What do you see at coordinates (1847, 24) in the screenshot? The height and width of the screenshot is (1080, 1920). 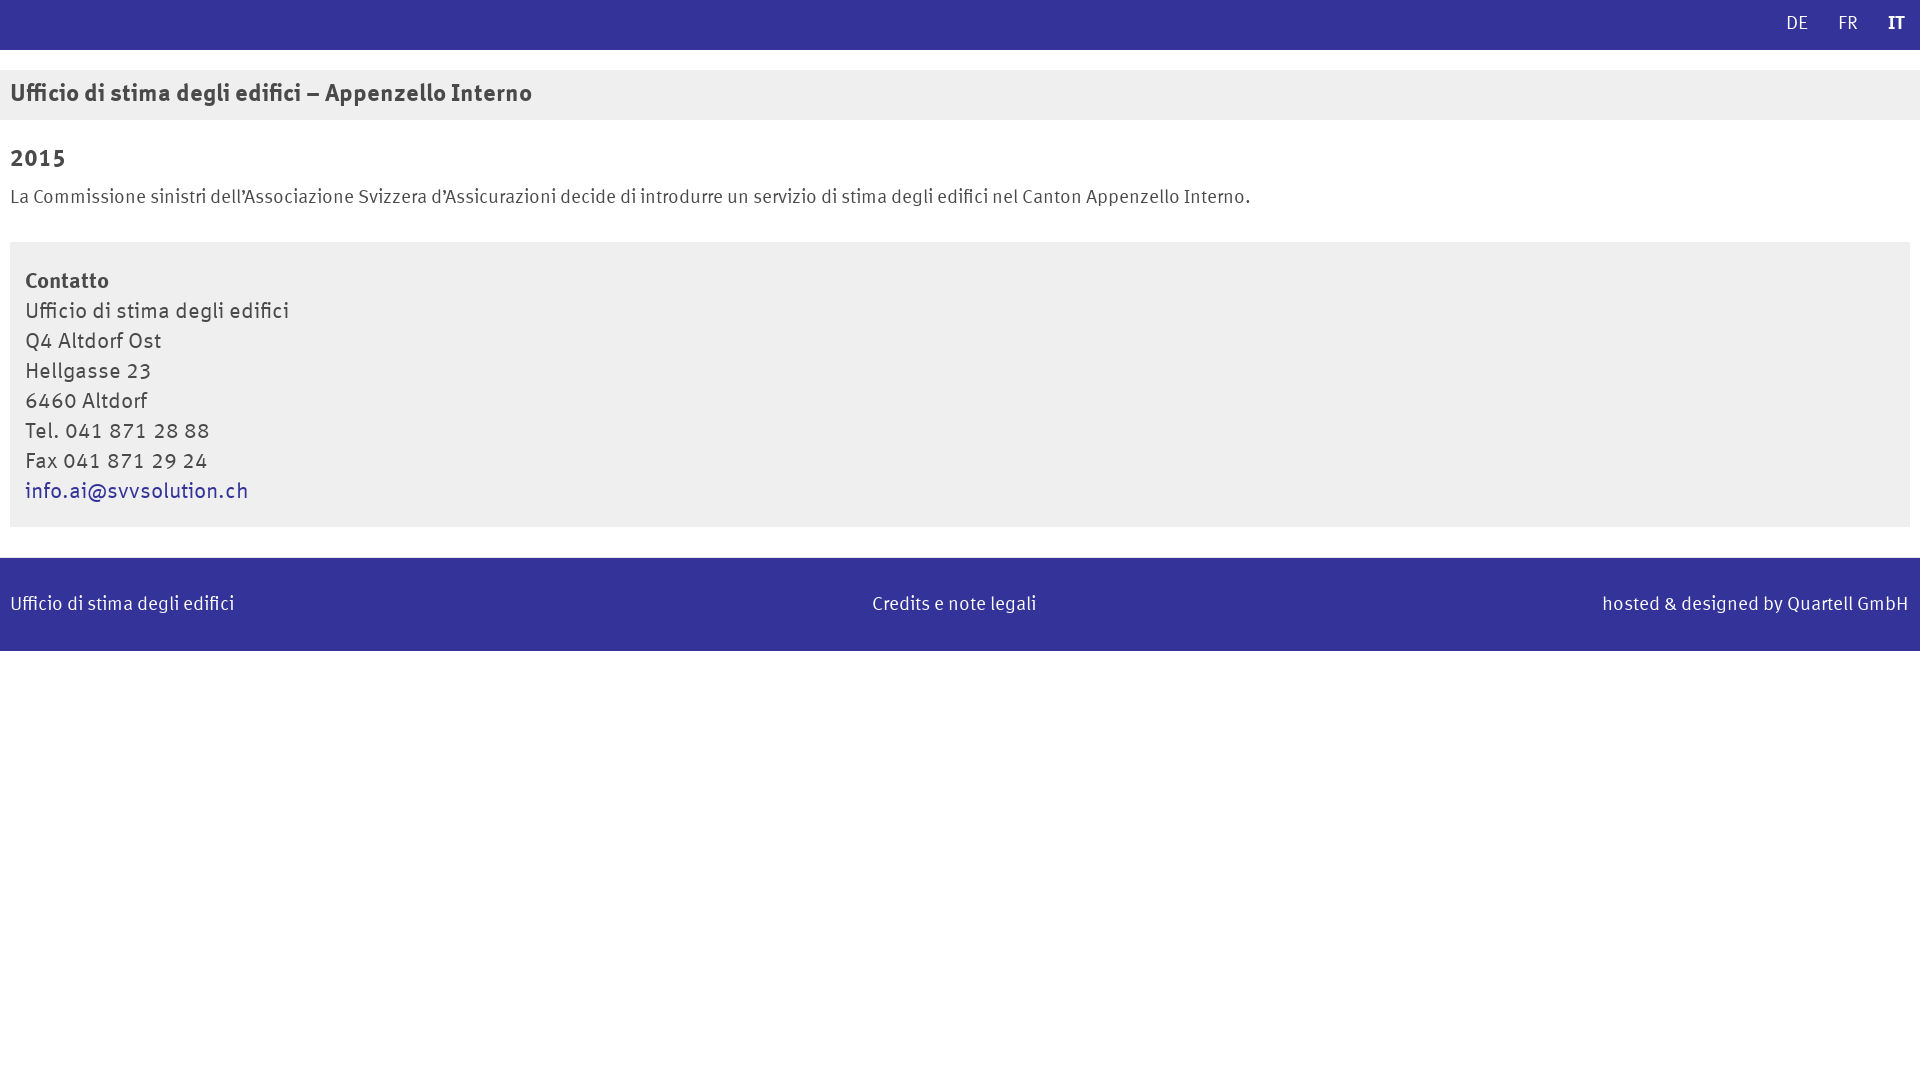 I see `'FR'` at bounding box center [1847, 24].